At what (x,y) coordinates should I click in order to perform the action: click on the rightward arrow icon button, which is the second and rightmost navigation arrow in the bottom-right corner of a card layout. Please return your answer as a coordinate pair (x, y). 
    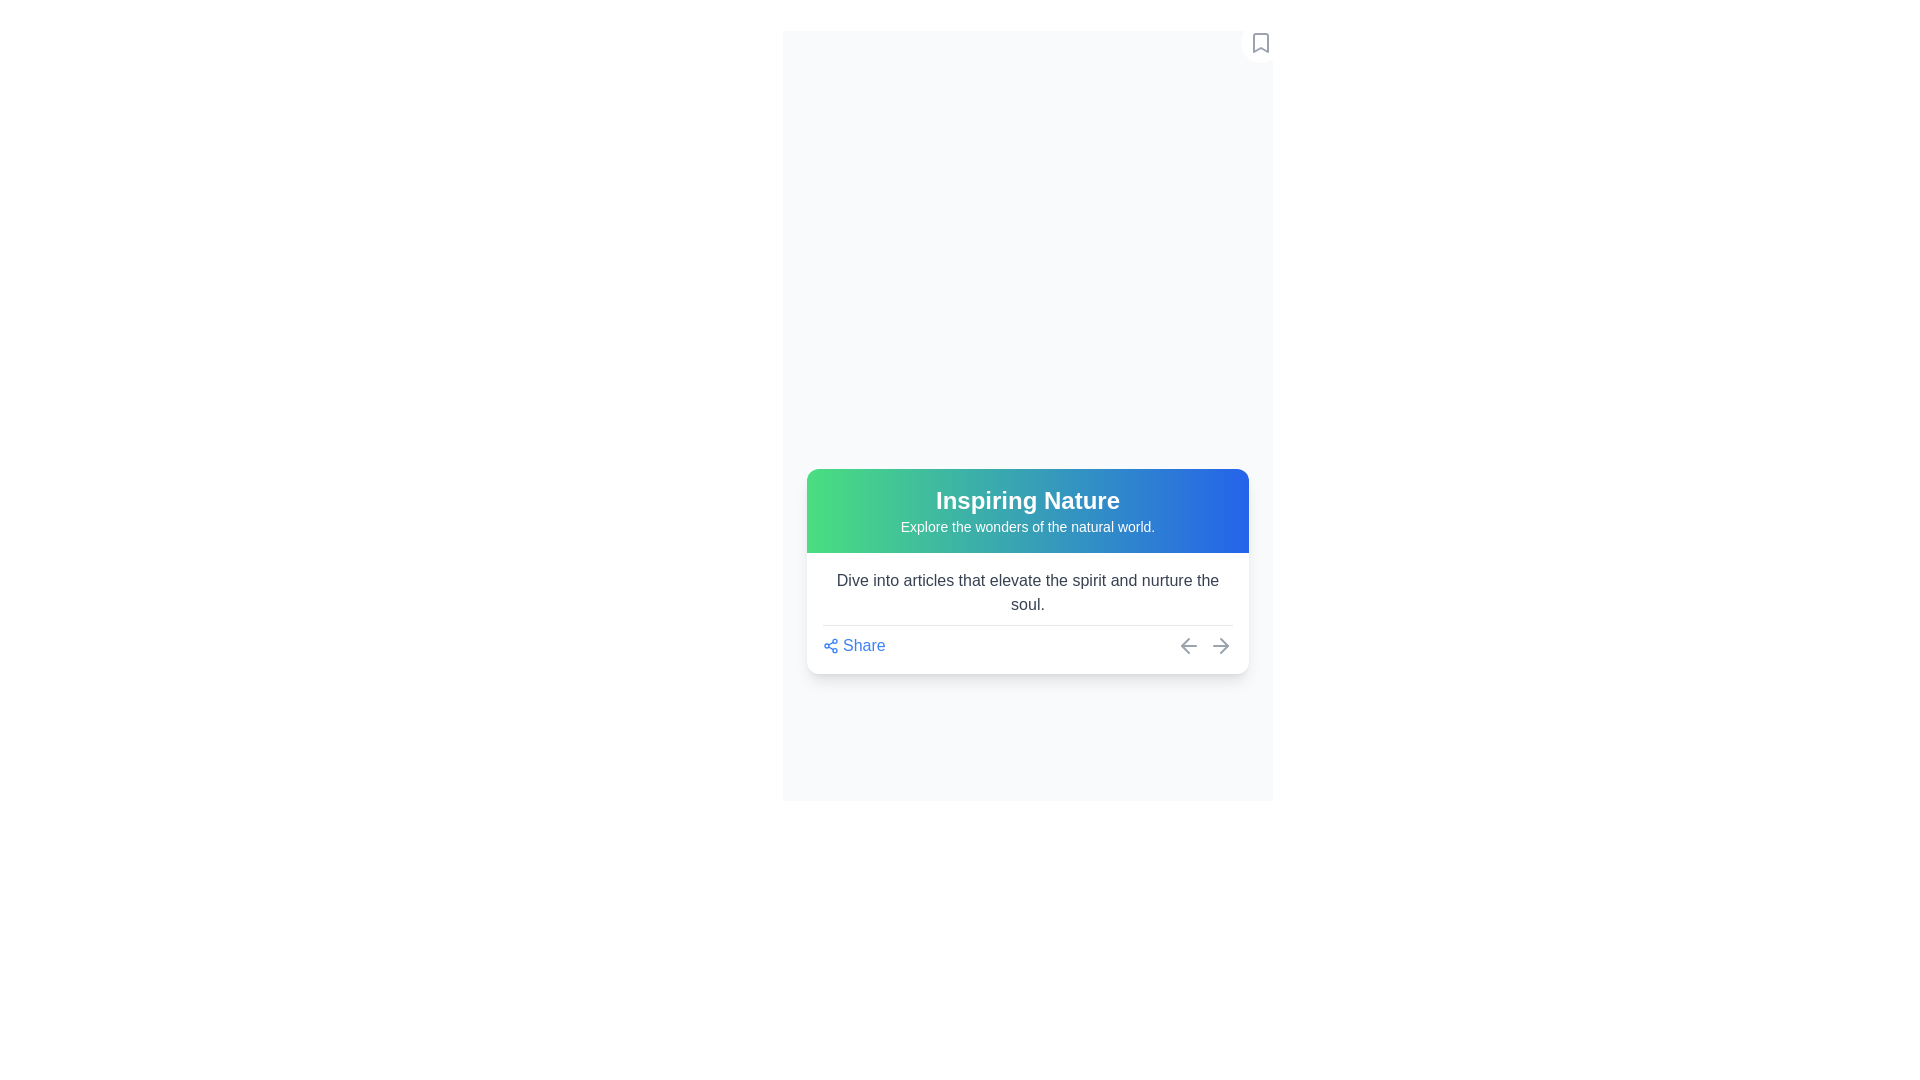
    Looking at the image, I should click on (1219, 644).